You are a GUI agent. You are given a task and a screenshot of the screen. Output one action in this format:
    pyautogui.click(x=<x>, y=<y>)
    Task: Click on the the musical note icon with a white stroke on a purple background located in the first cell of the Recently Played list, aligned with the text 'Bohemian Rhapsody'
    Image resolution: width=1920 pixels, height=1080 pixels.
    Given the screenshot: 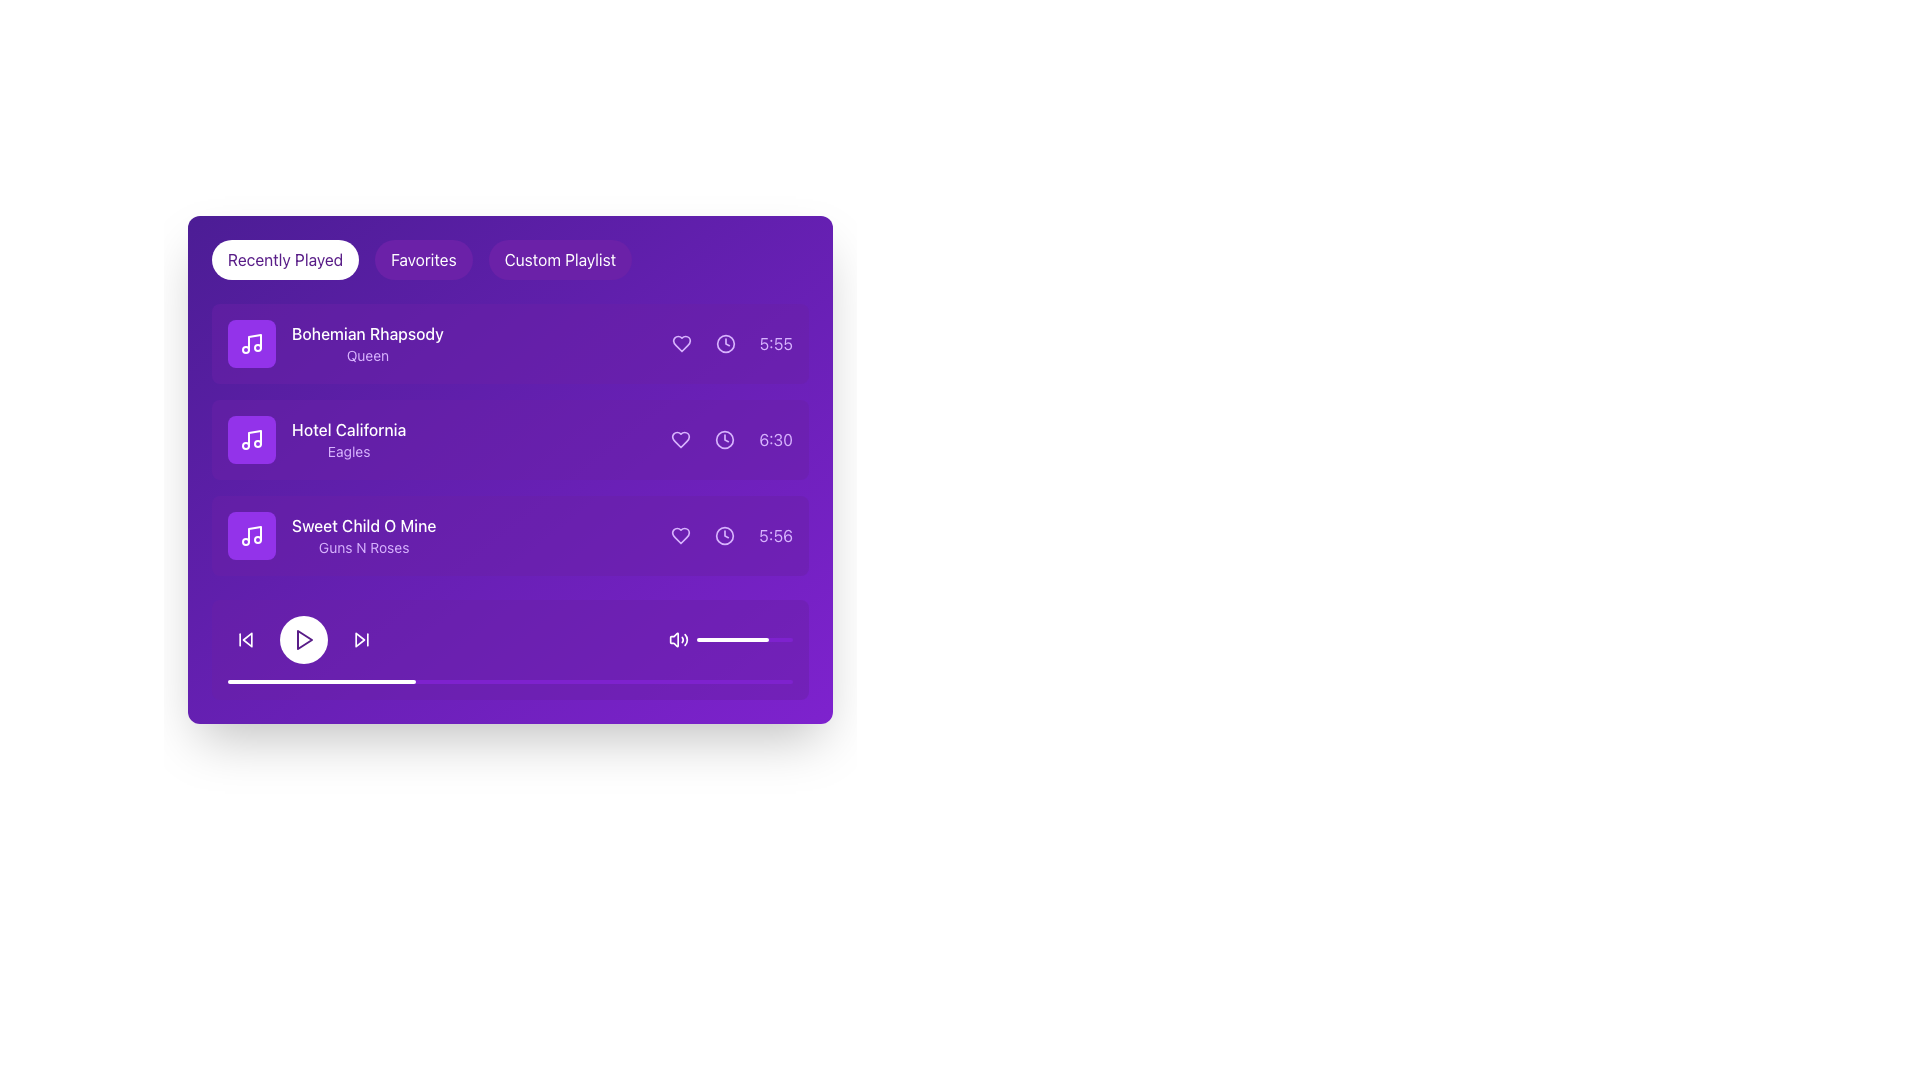 What is the action you would take?
    pyautogui.click(x=251, y=342)
    